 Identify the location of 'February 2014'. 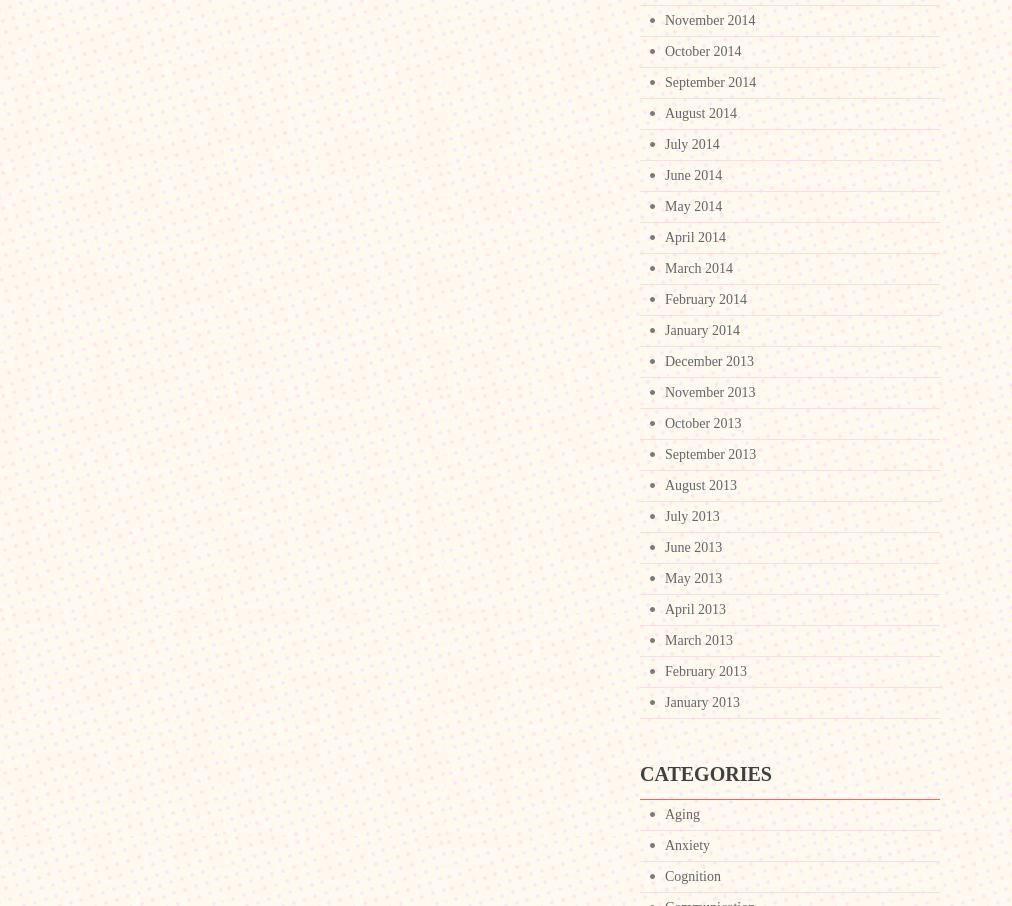
(705, 298).